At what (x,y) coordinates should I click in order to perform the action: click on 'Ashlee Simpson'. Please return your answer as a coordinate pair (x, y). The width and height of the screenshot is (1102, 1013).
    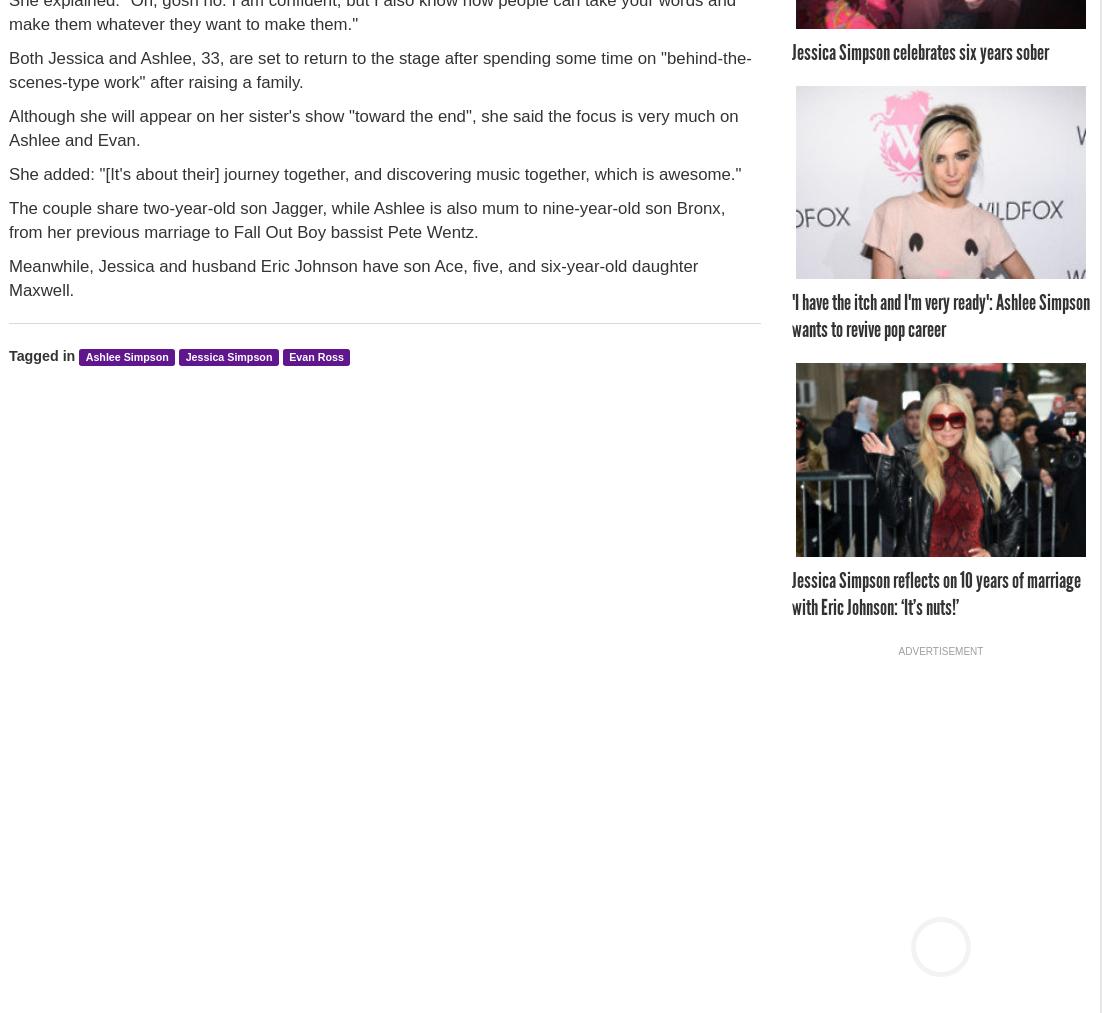
    Looking at the image, I should click on (125, 355).